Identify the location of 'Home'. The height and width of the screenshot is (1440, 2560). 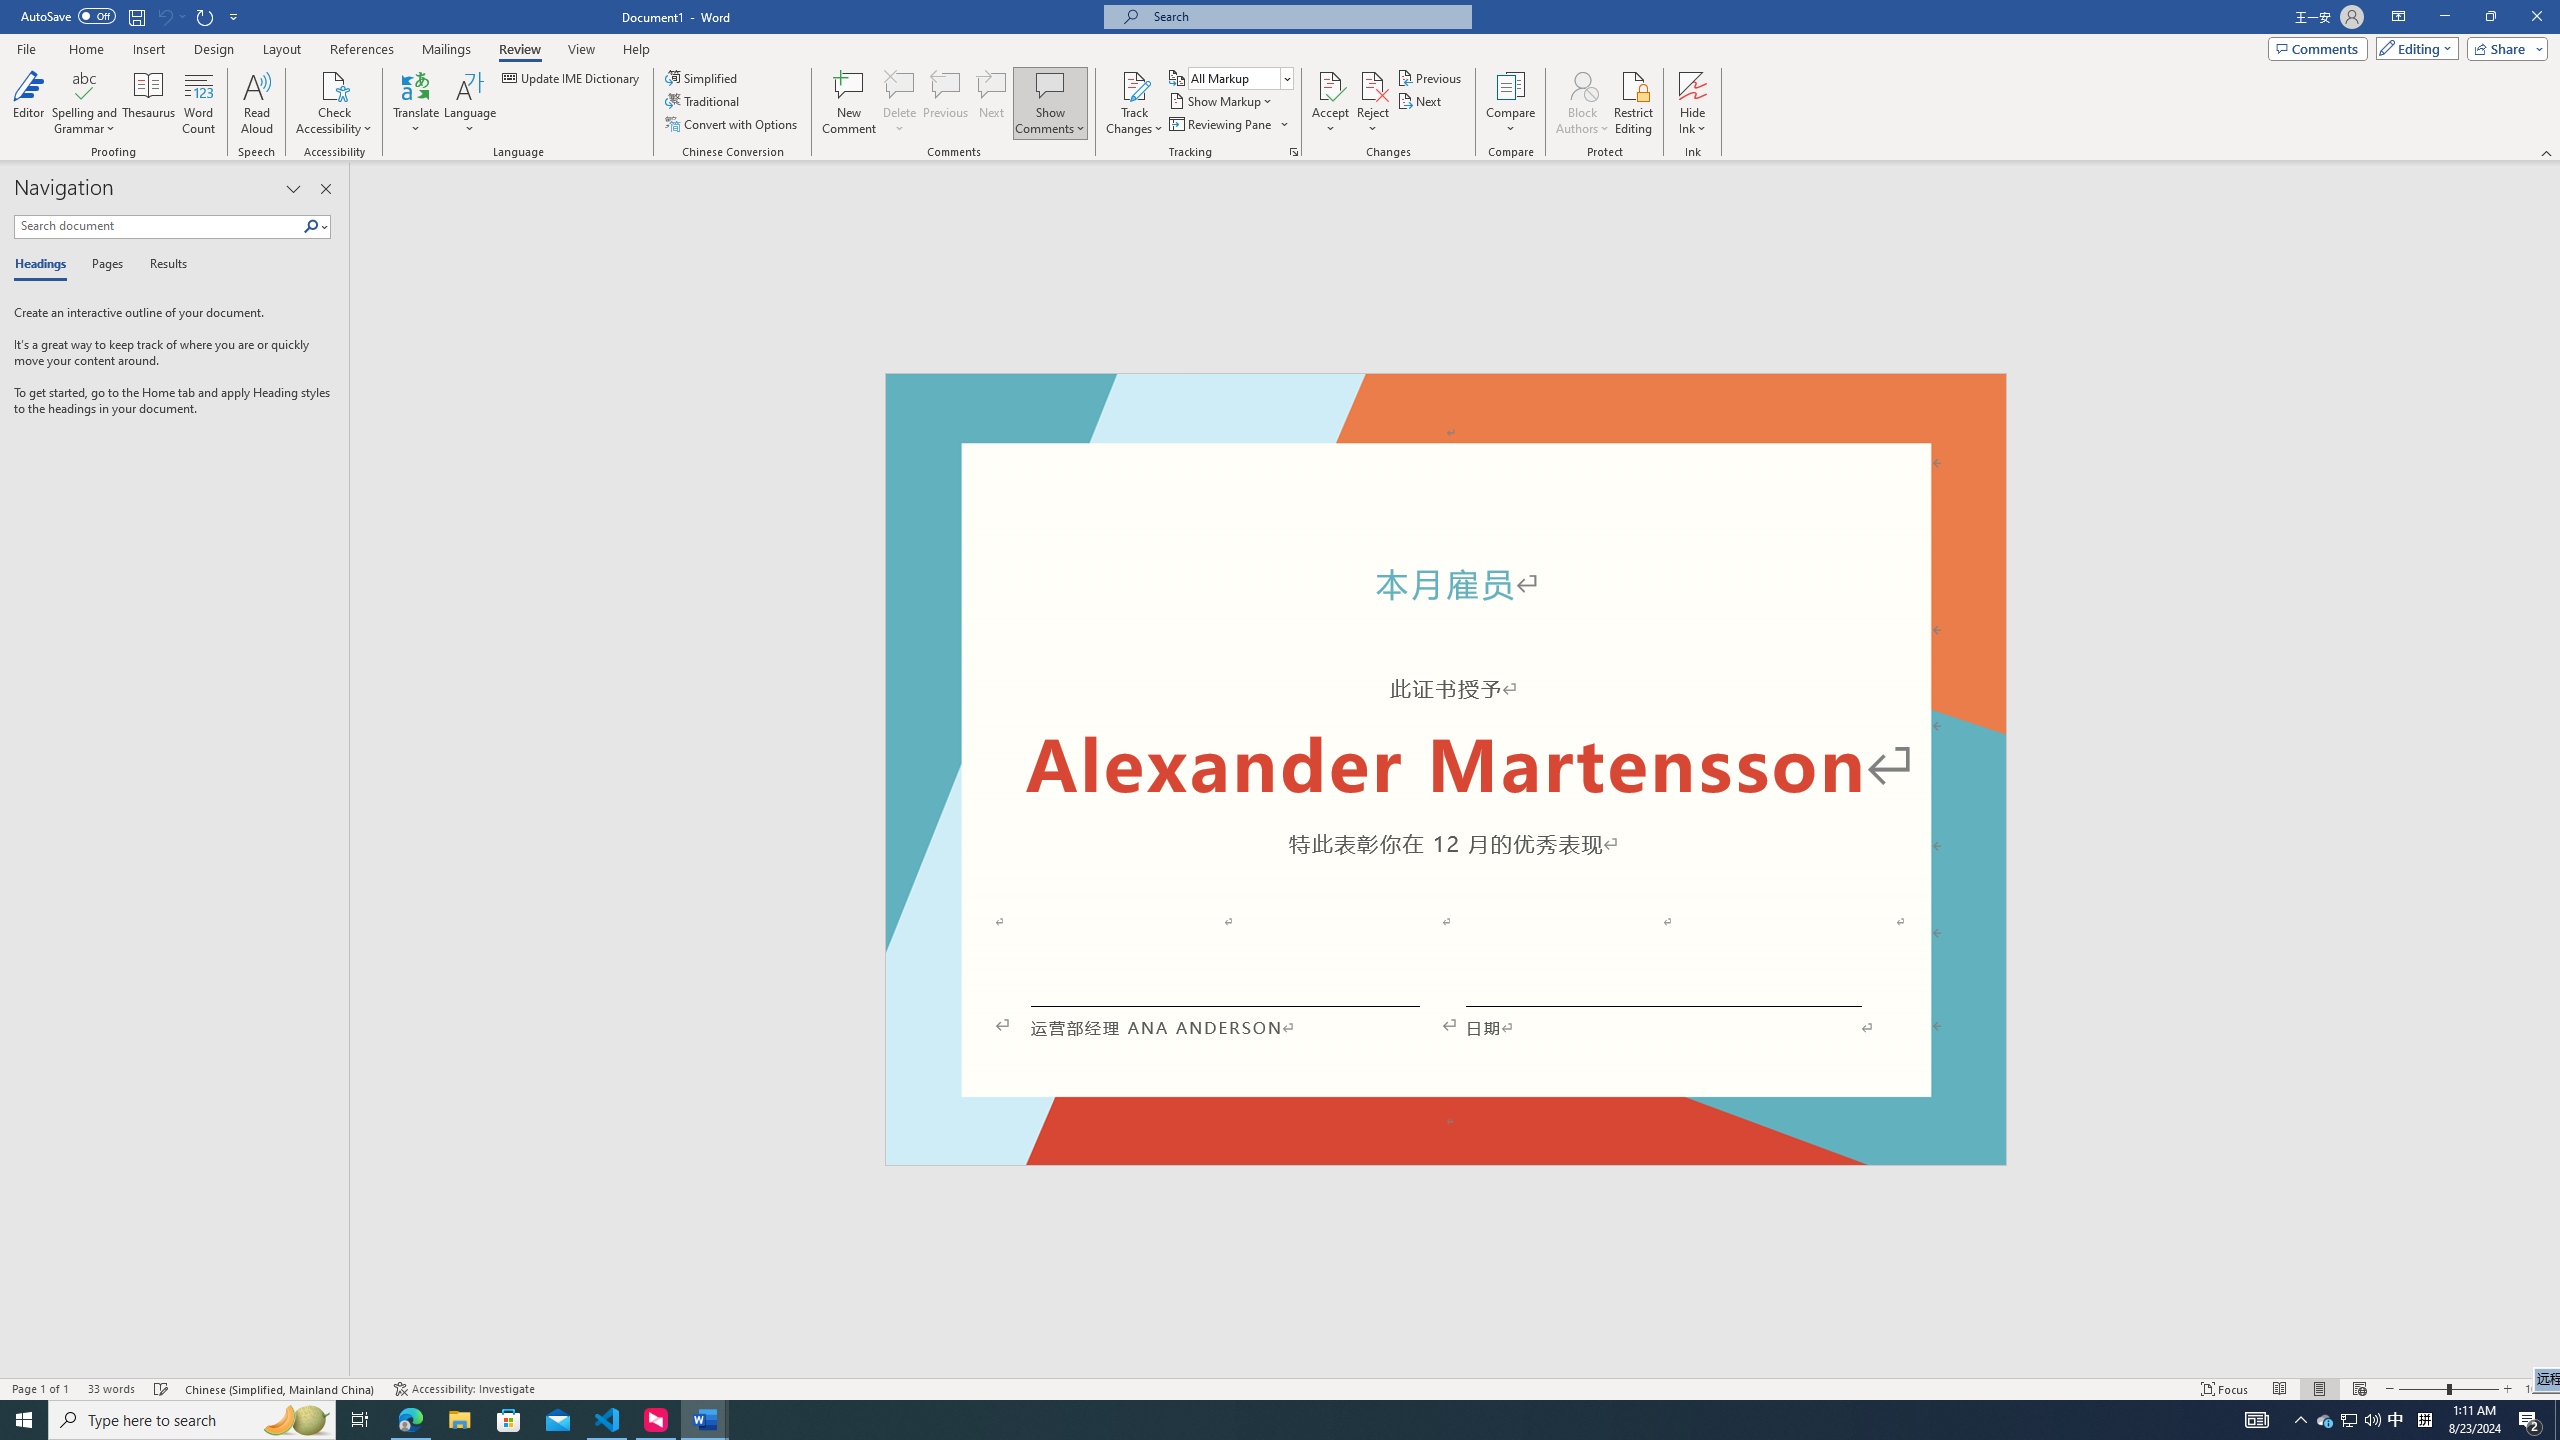
(85, 49).